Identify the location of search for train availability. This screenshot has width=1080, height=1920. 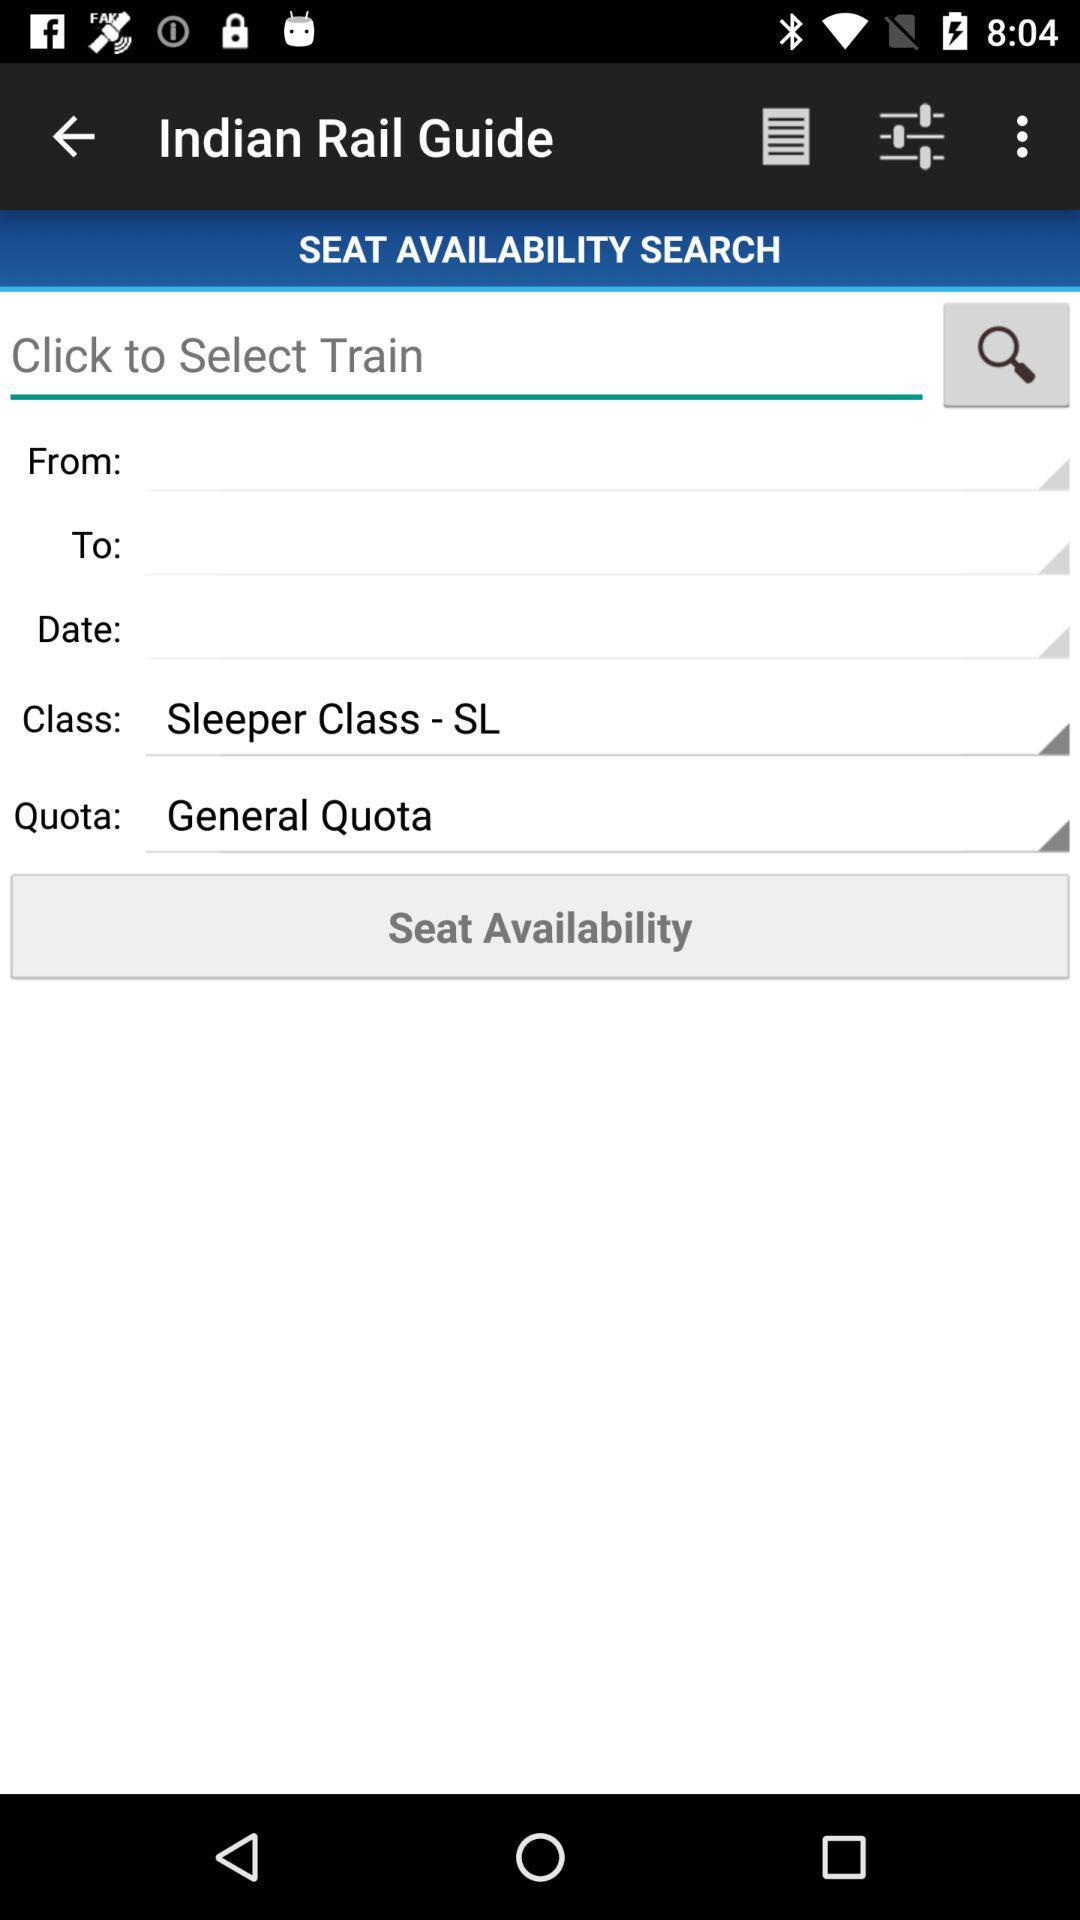
(1006, 354).